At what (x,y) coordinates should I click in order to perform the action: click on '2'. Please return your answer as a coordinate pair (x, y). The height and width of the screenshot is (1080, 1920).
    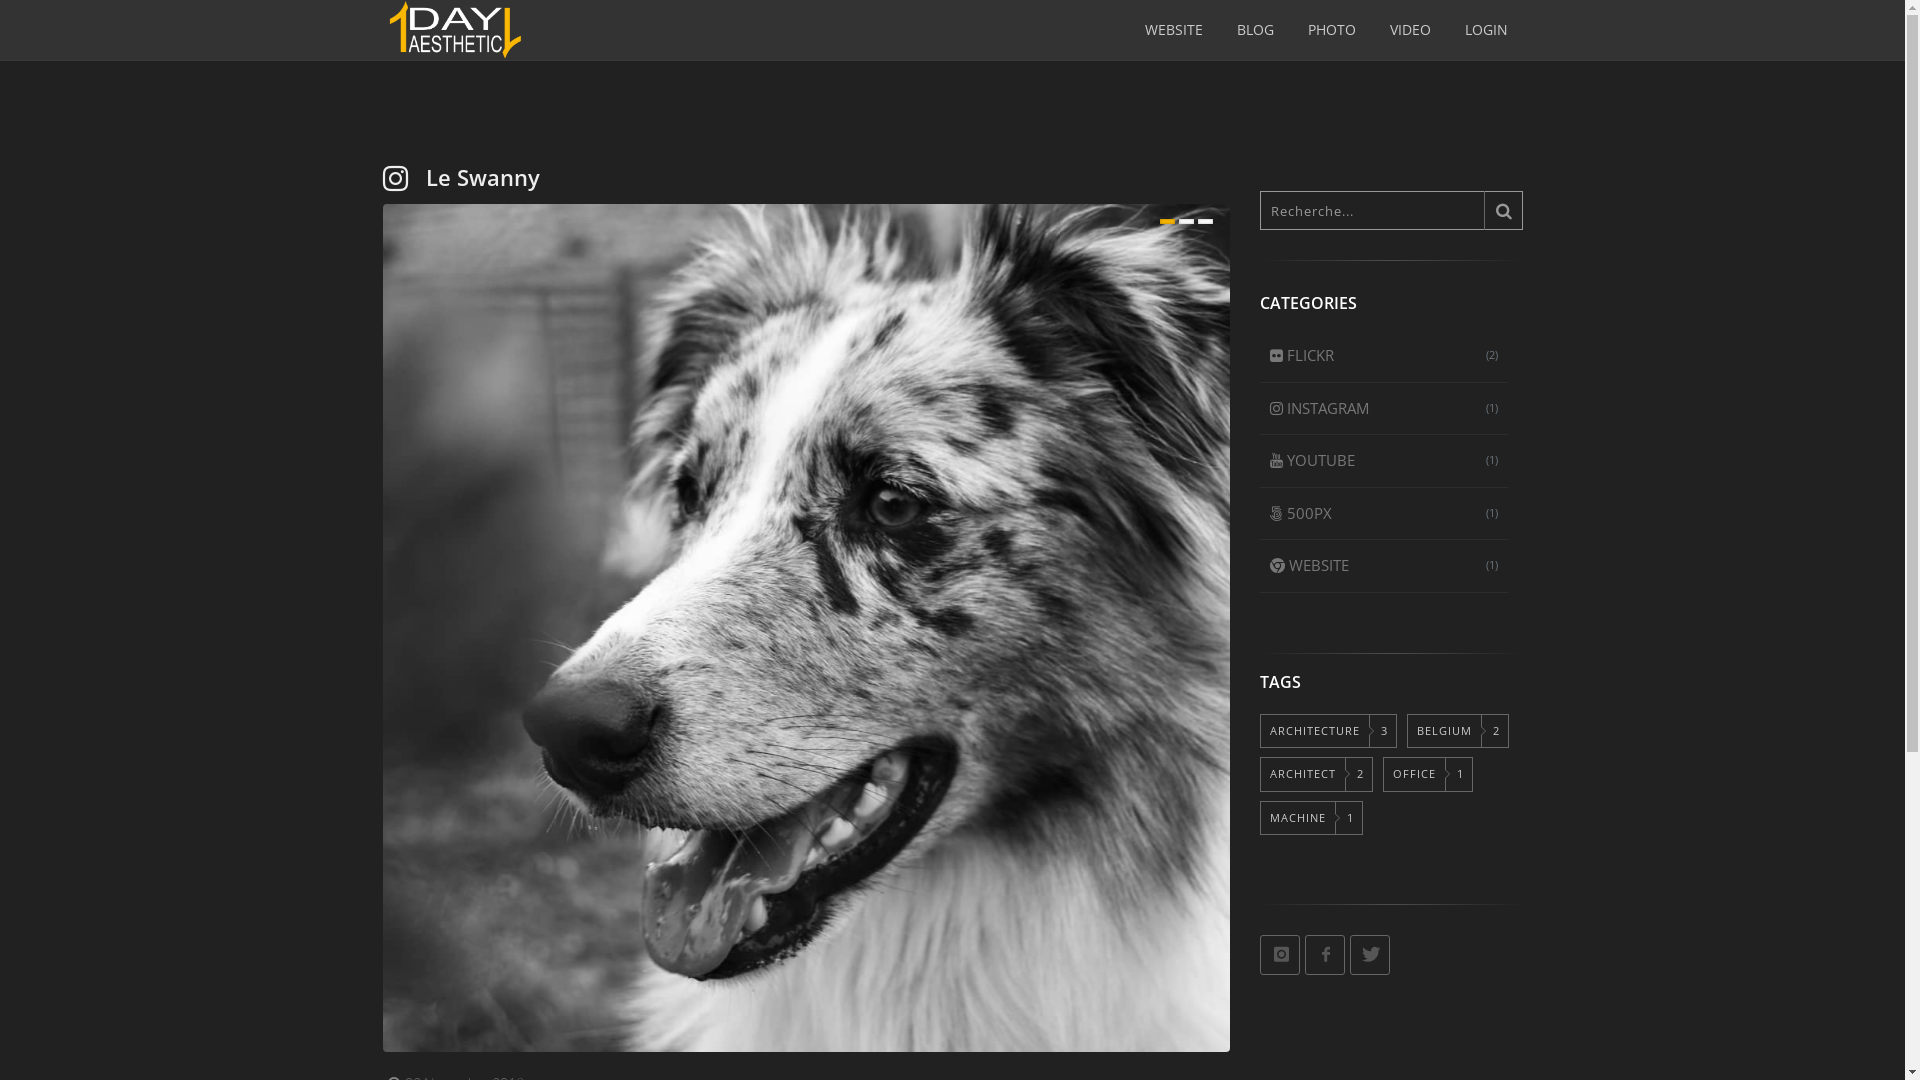
    Looking at the image, I should click on (1186, 221).